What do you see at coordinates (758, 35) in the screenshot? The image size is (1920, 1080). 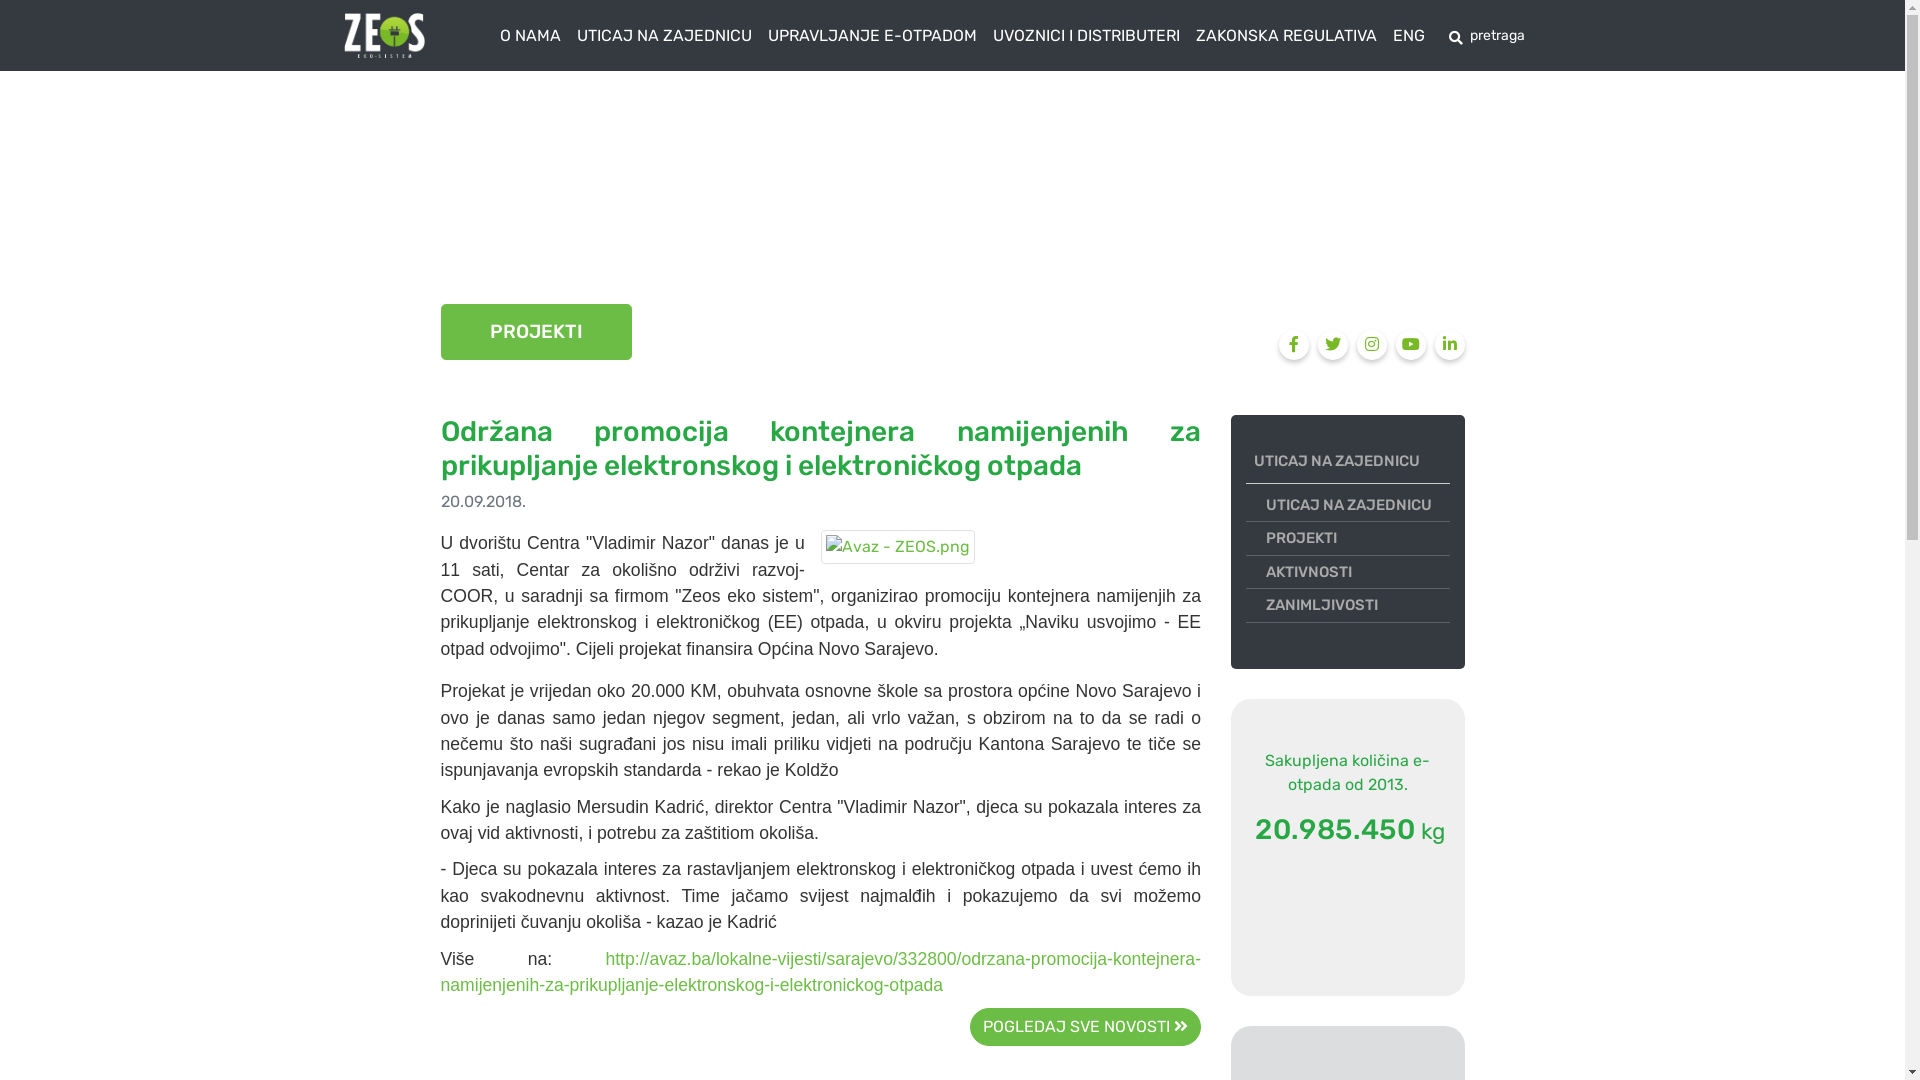 I see `'UPRAVLJANJE E-OTPADOM'` at bounding box center [758, 35].